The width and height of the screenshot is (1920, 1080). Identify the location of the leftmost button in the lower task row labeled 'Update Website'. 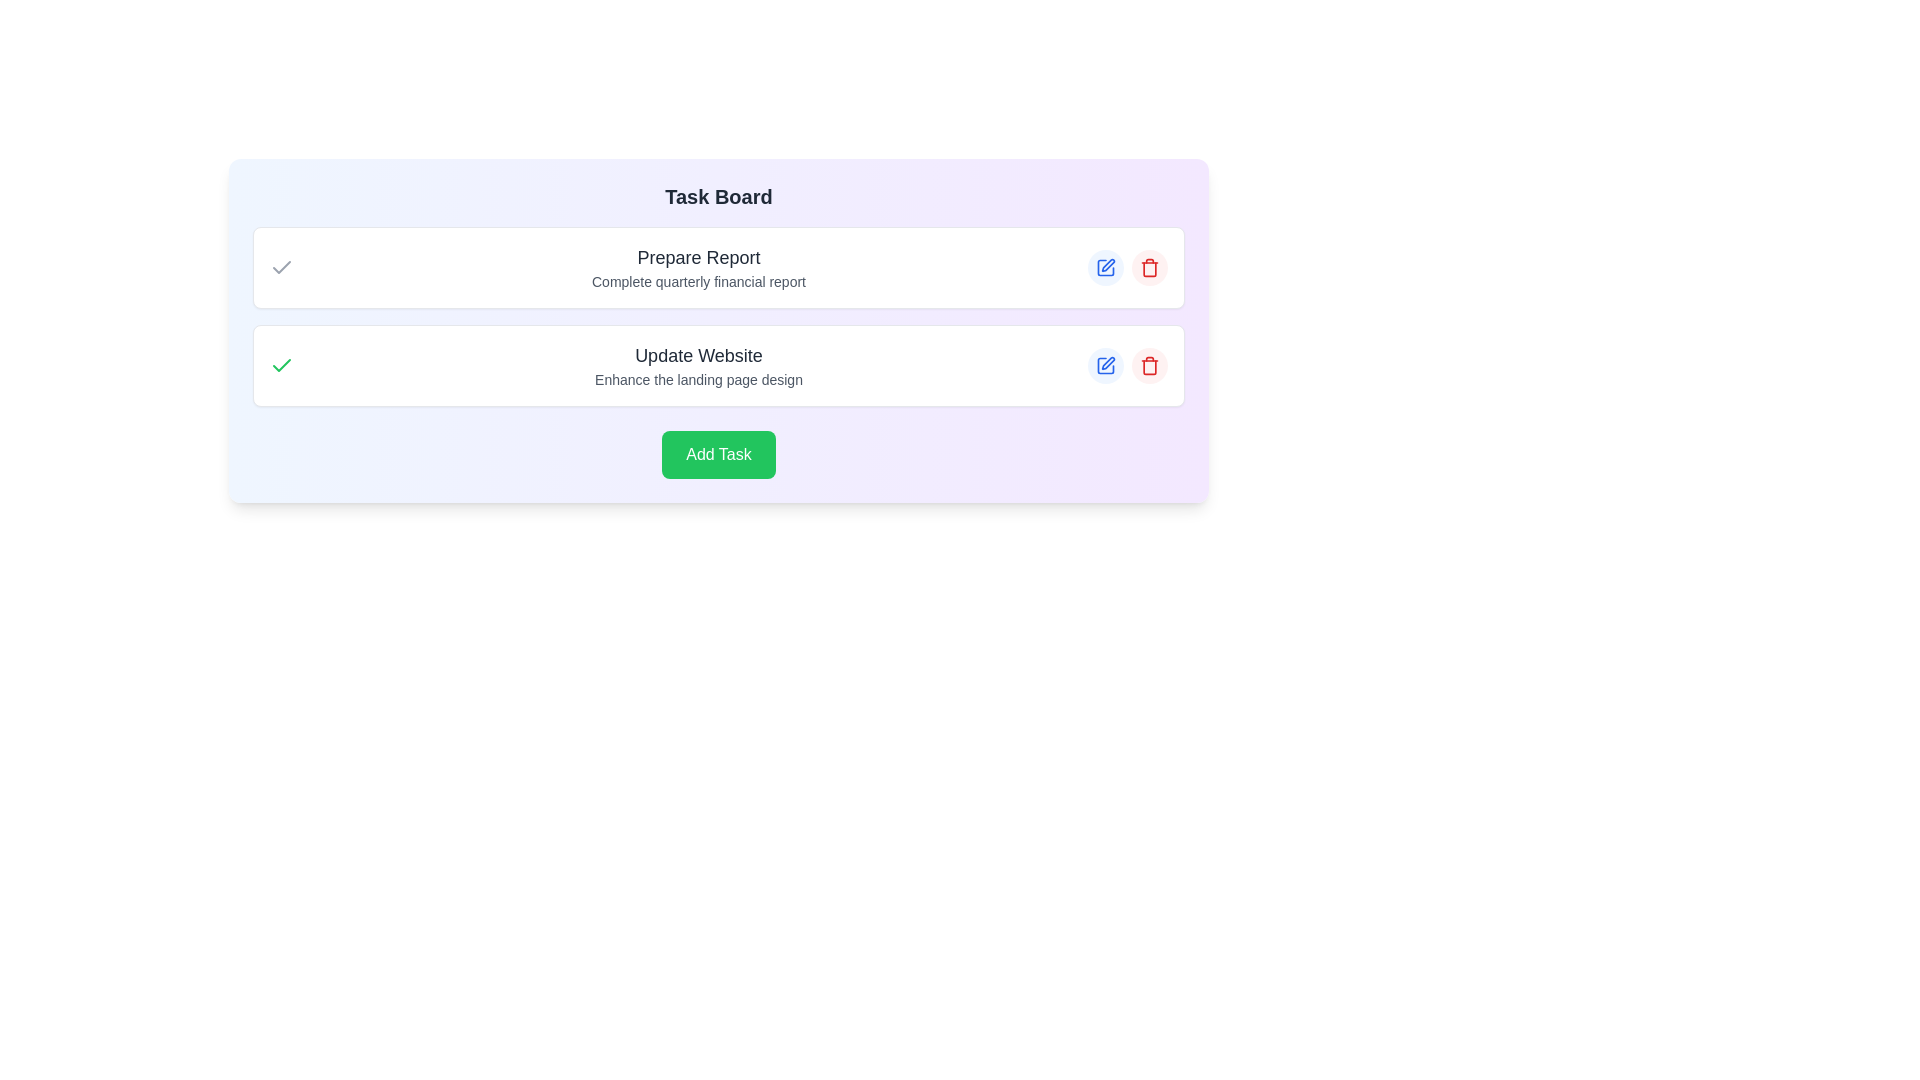
(1104, 366).